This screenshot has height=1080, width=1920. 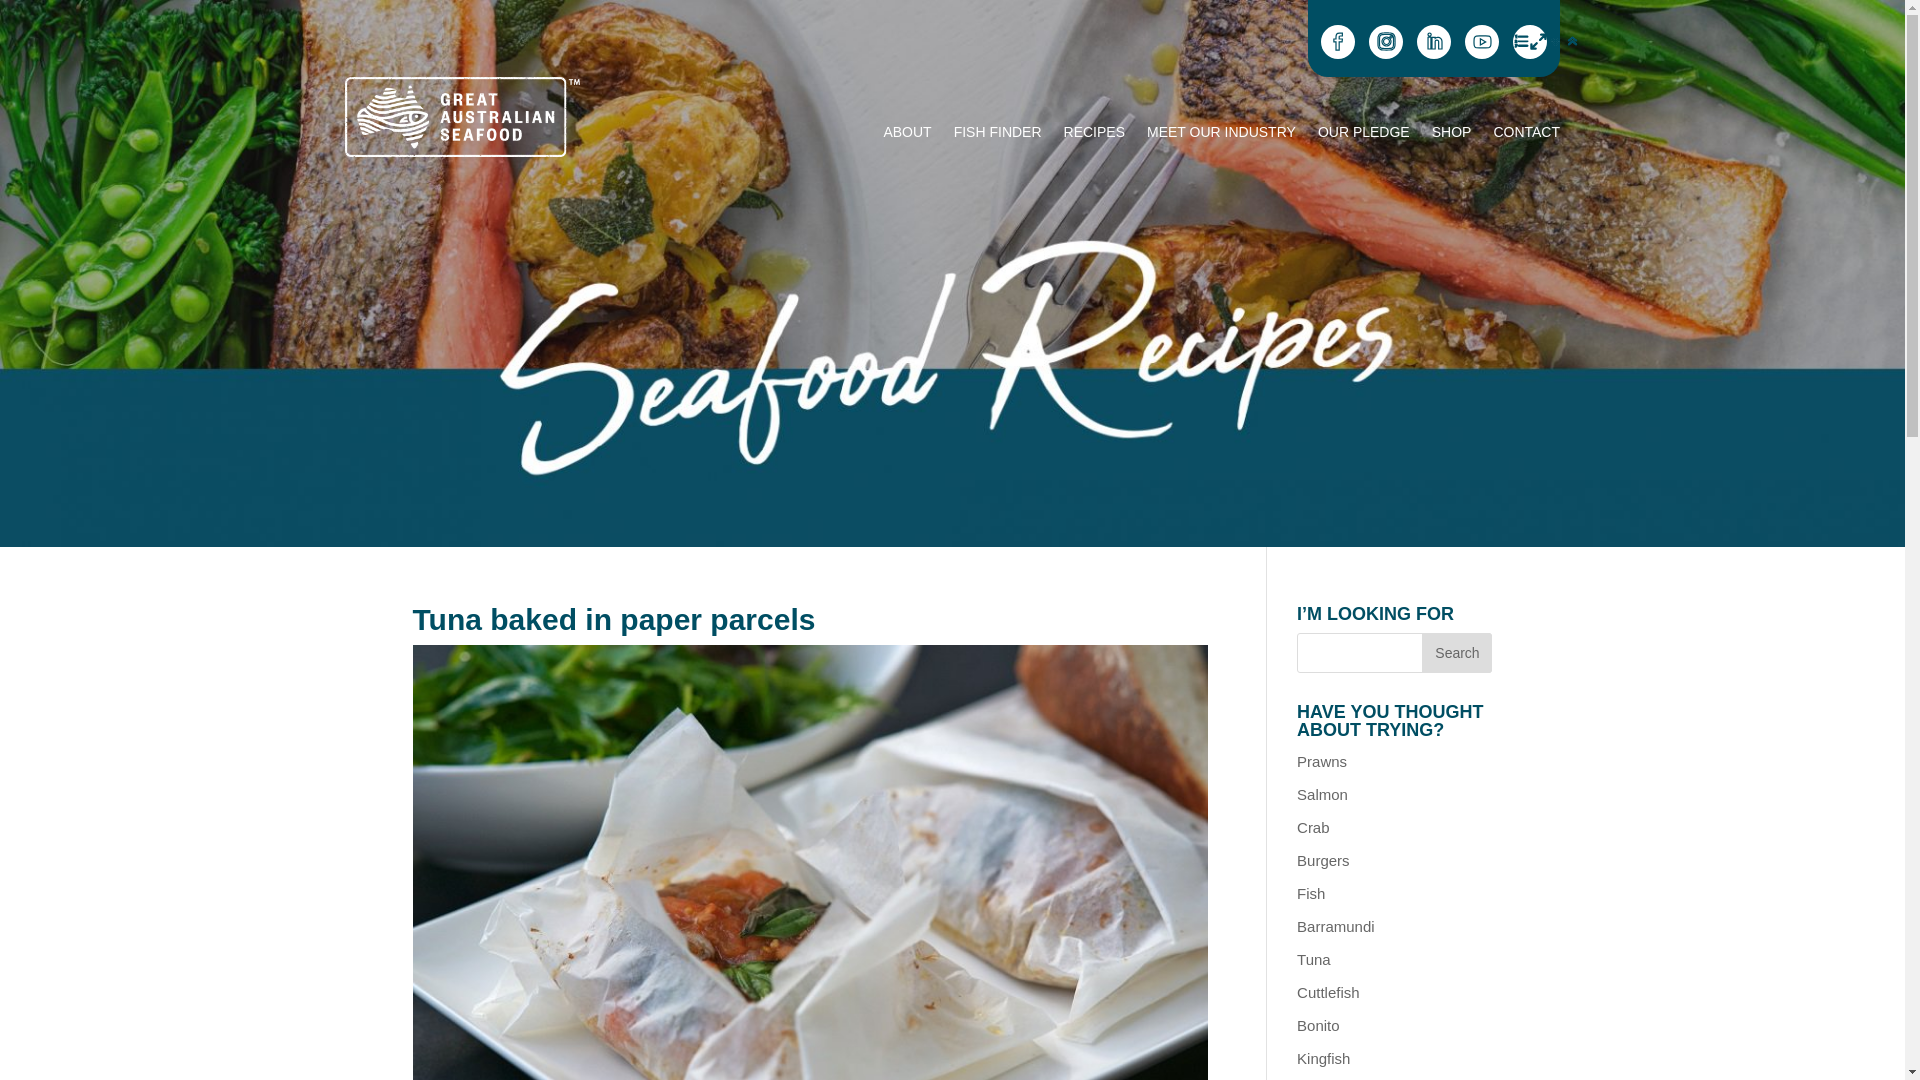 I want to click on 'Salmon', so click(x=1322, y=793).